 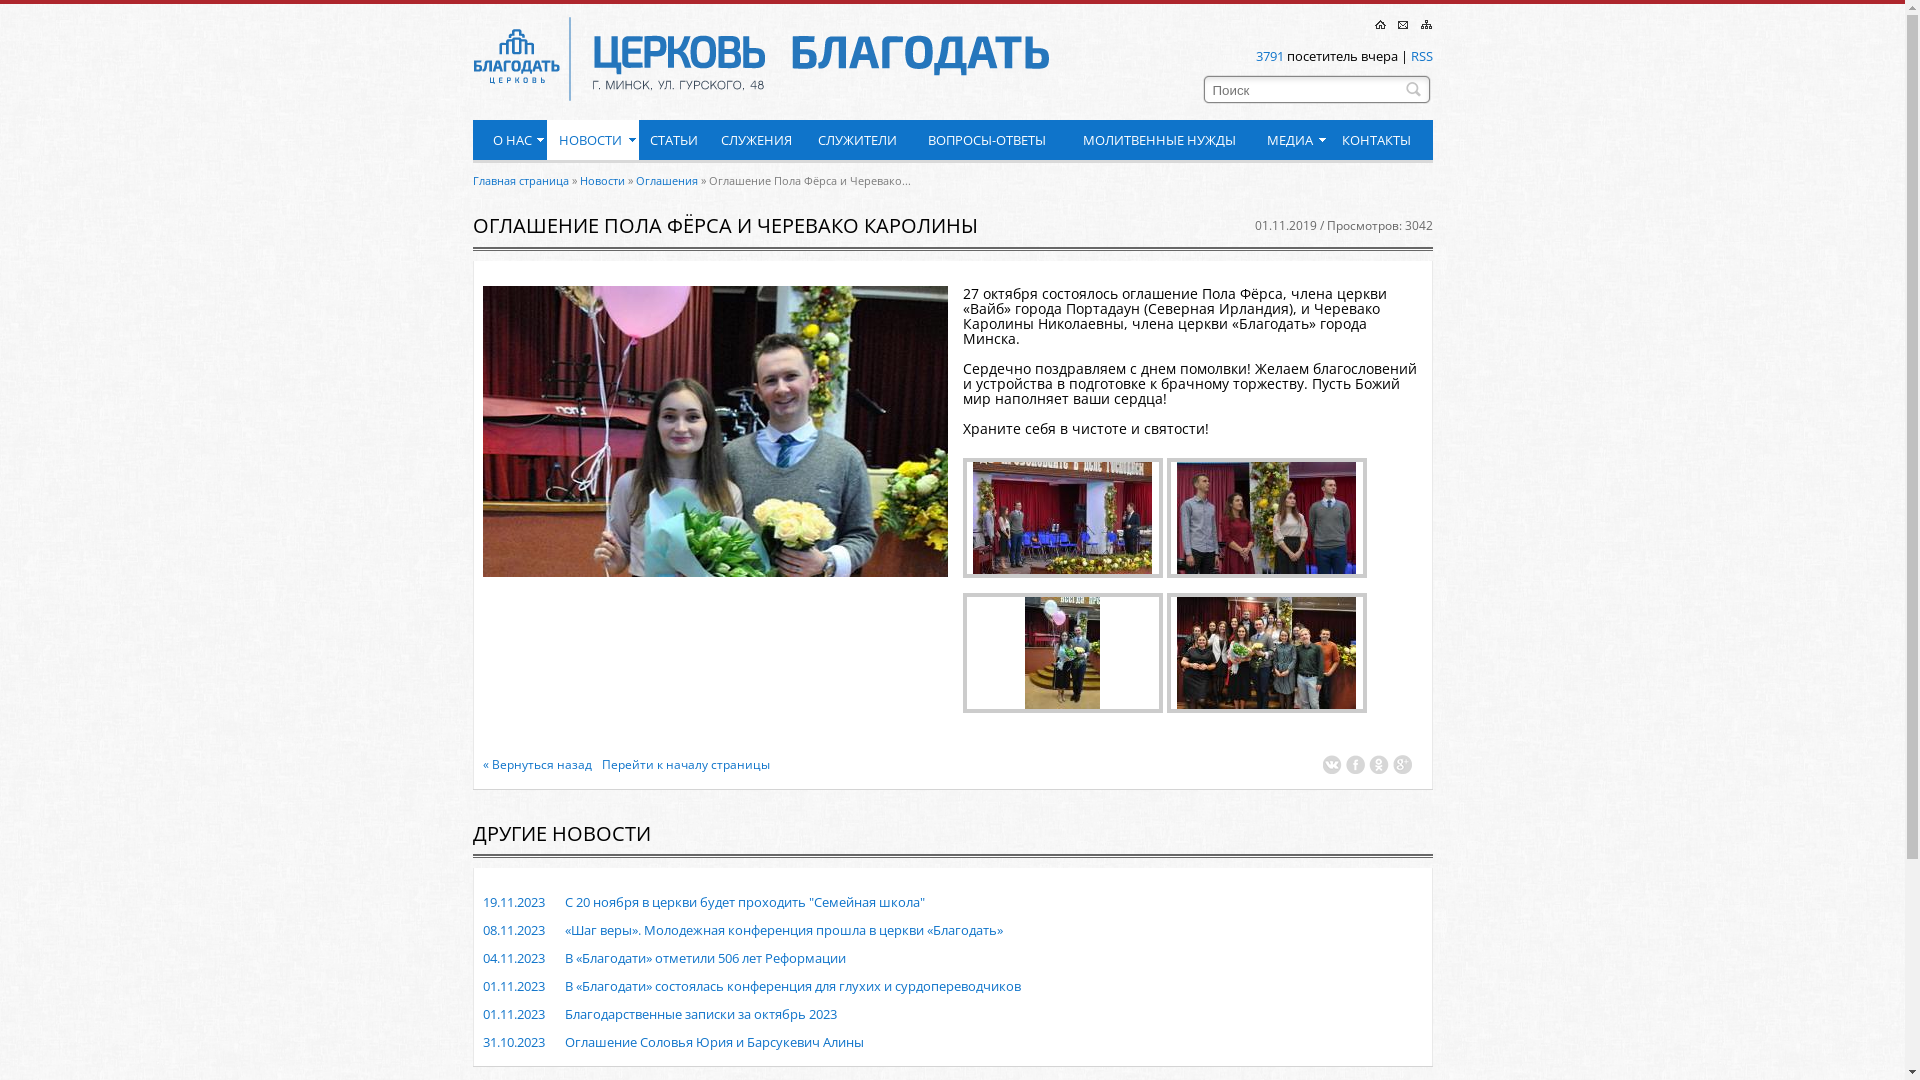 I want to click on 'RSS', so click(x=1419, y=55).